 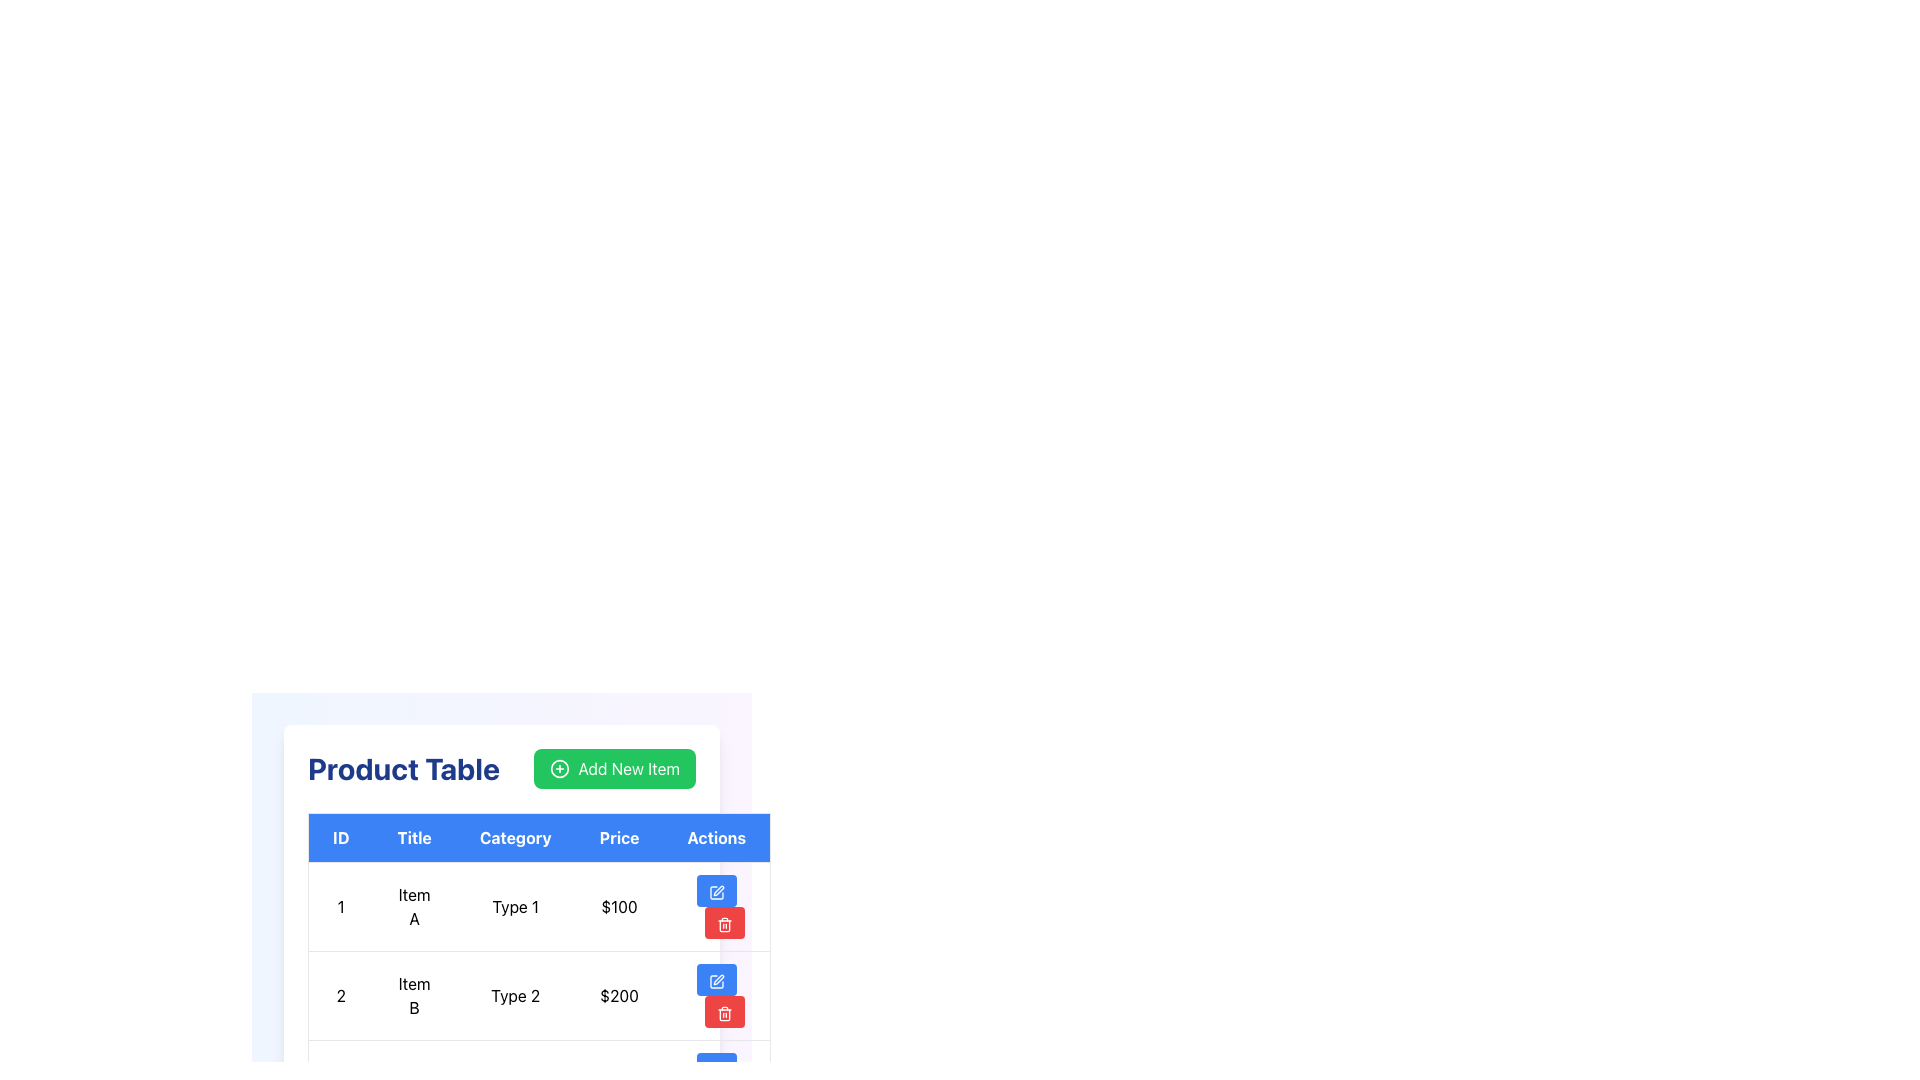 I want to click on the Static Text element displaying 'Type 2' in the third column of the second row of the 'Product Table', so click(x=515, y=995).